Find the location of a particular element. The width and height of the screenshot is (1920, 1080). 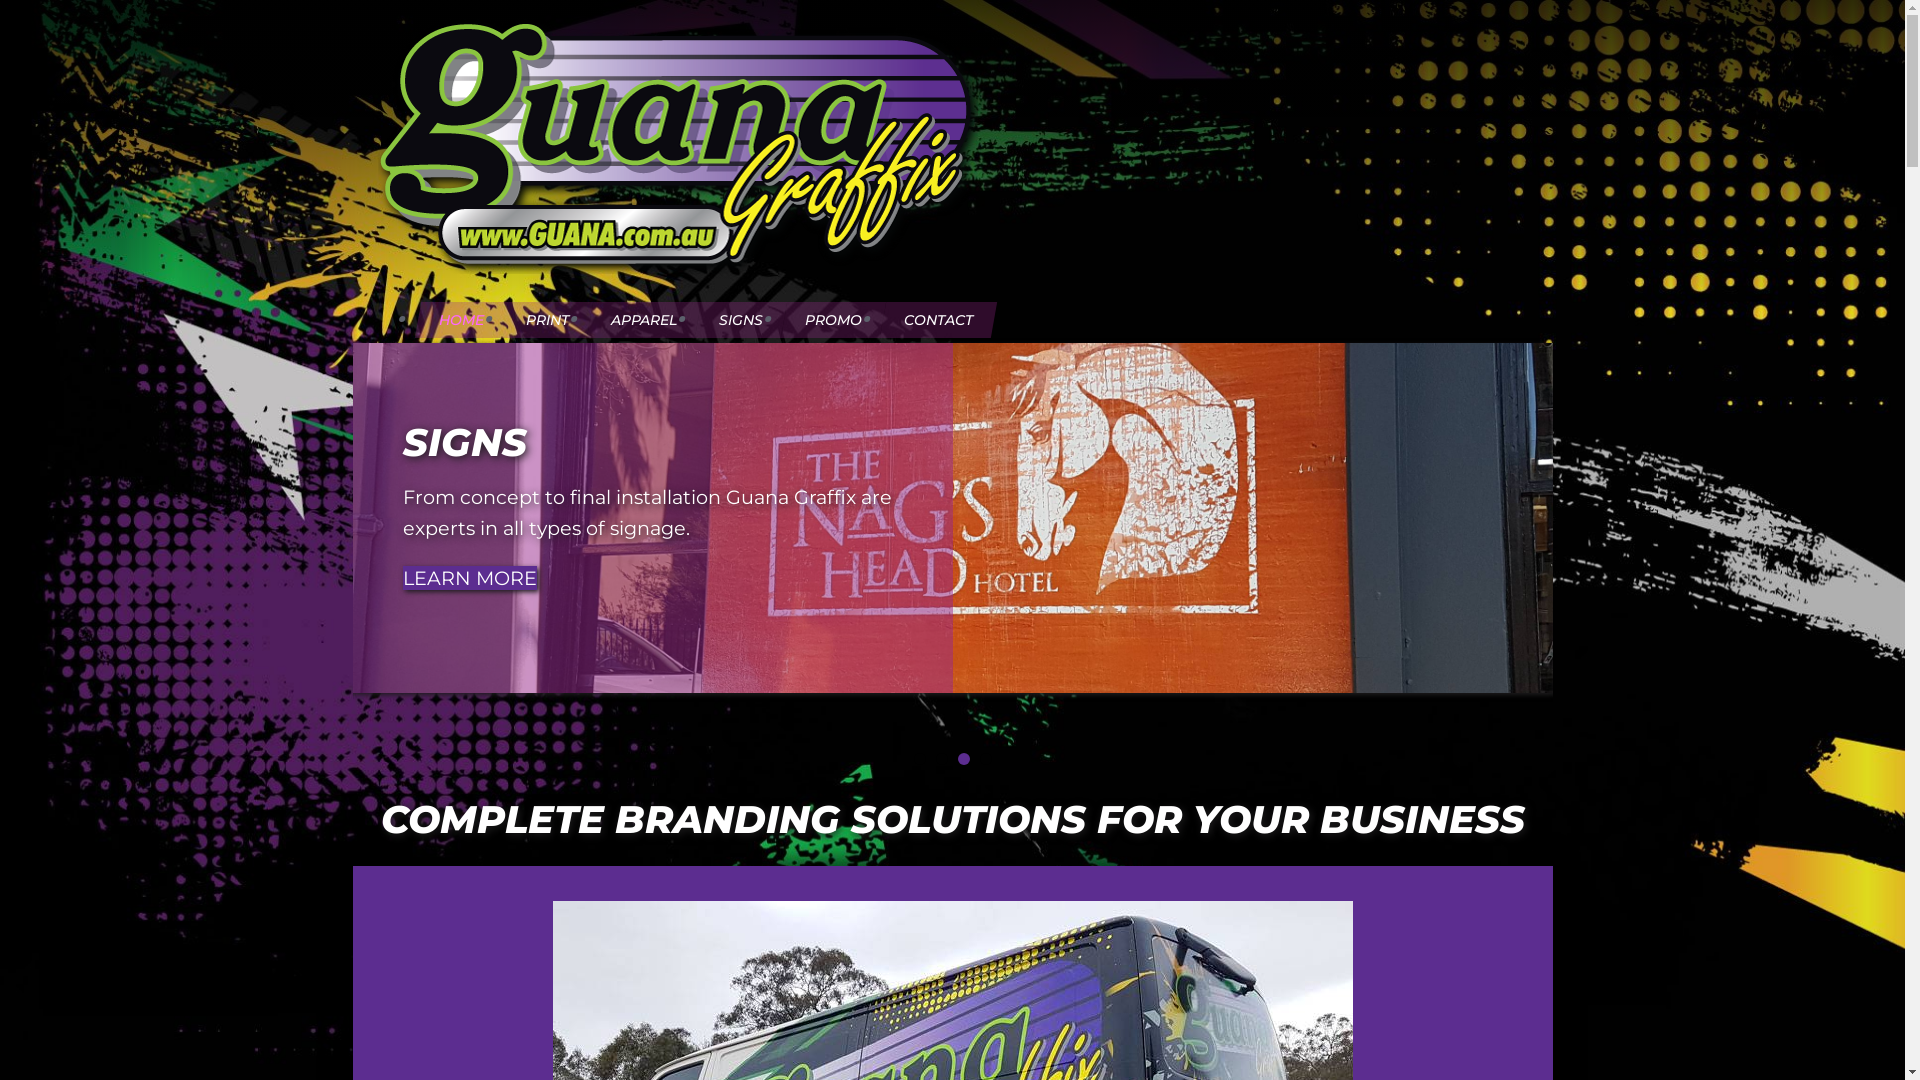

'2' is located at coordinates (940, 759).